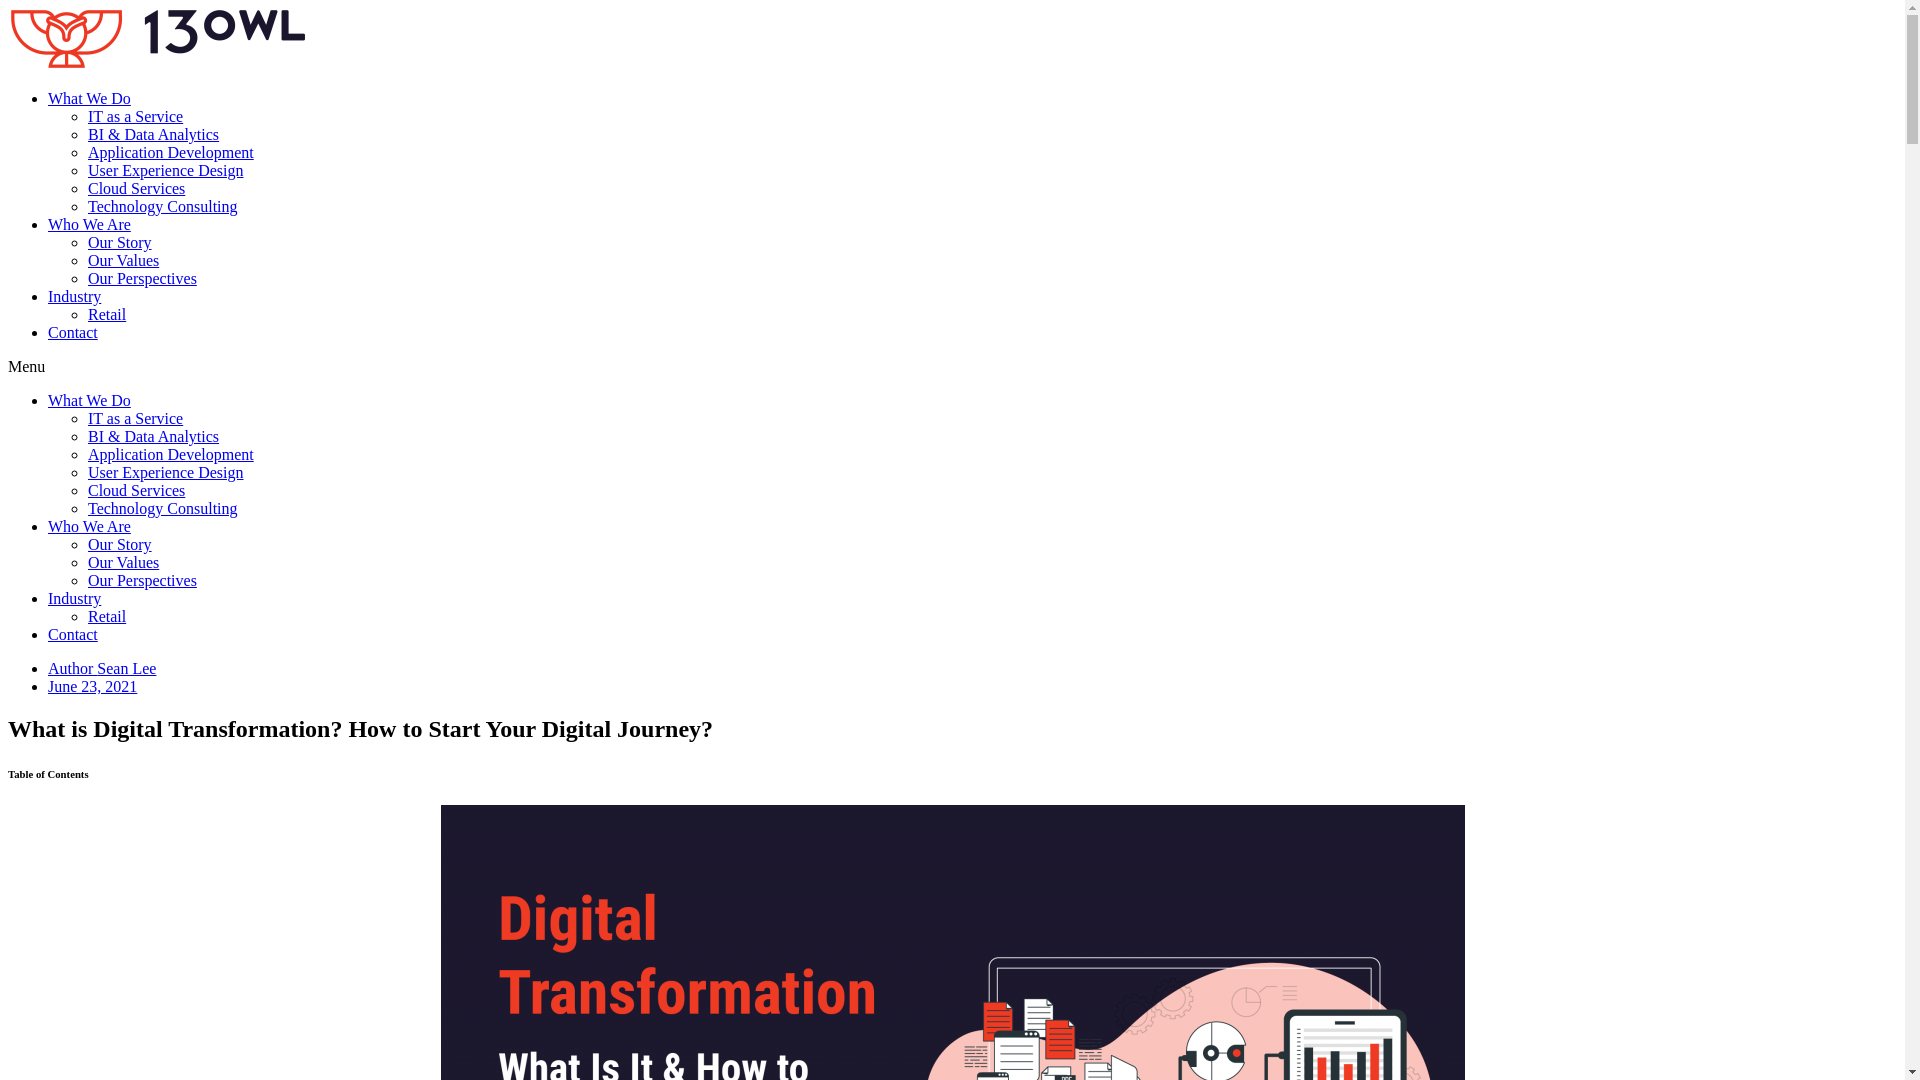  What do you see at coordinates (72, 634) in the screenshot?
I see `'Contact'` at bounding box center [72, 634].